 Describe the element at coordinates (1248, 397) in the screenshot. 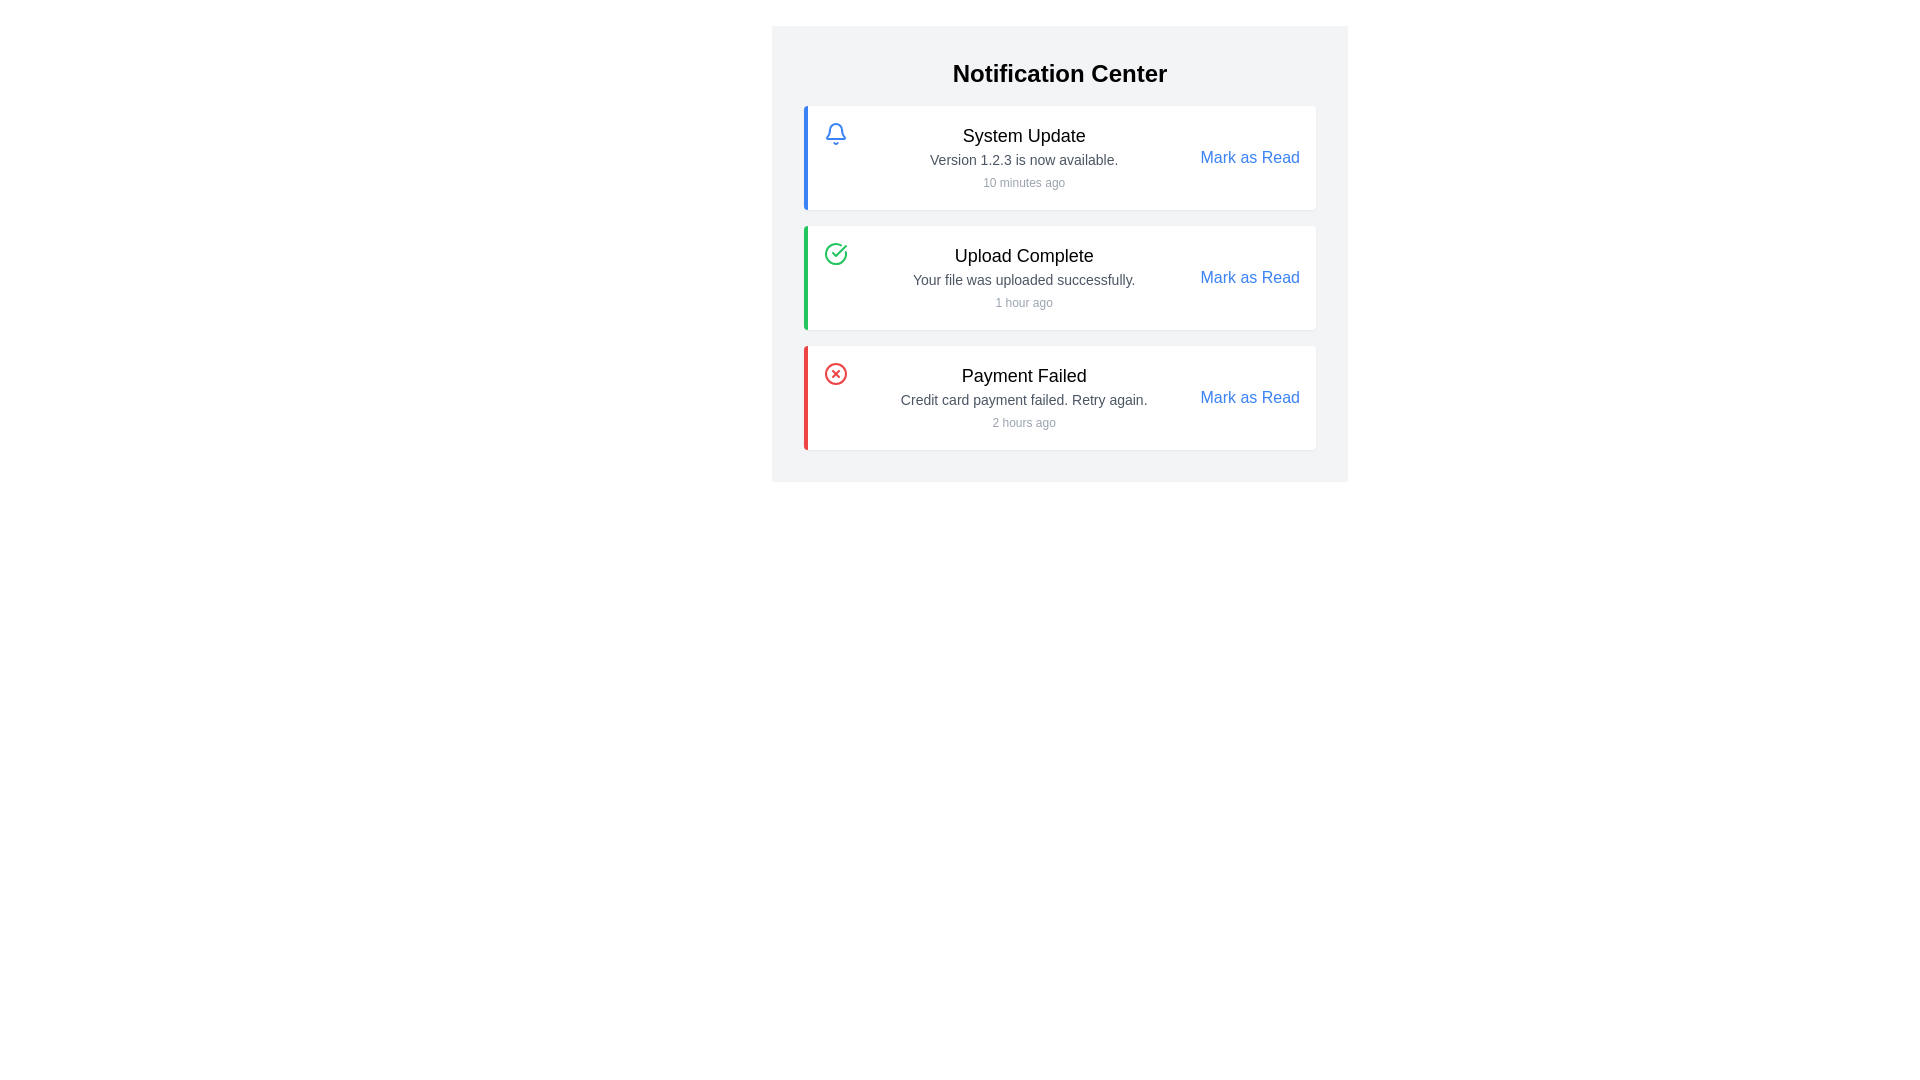

I see `the 'Mark as Read' blue text link located in the lower right corner of the third notification card to mark the notification as read` at that location.